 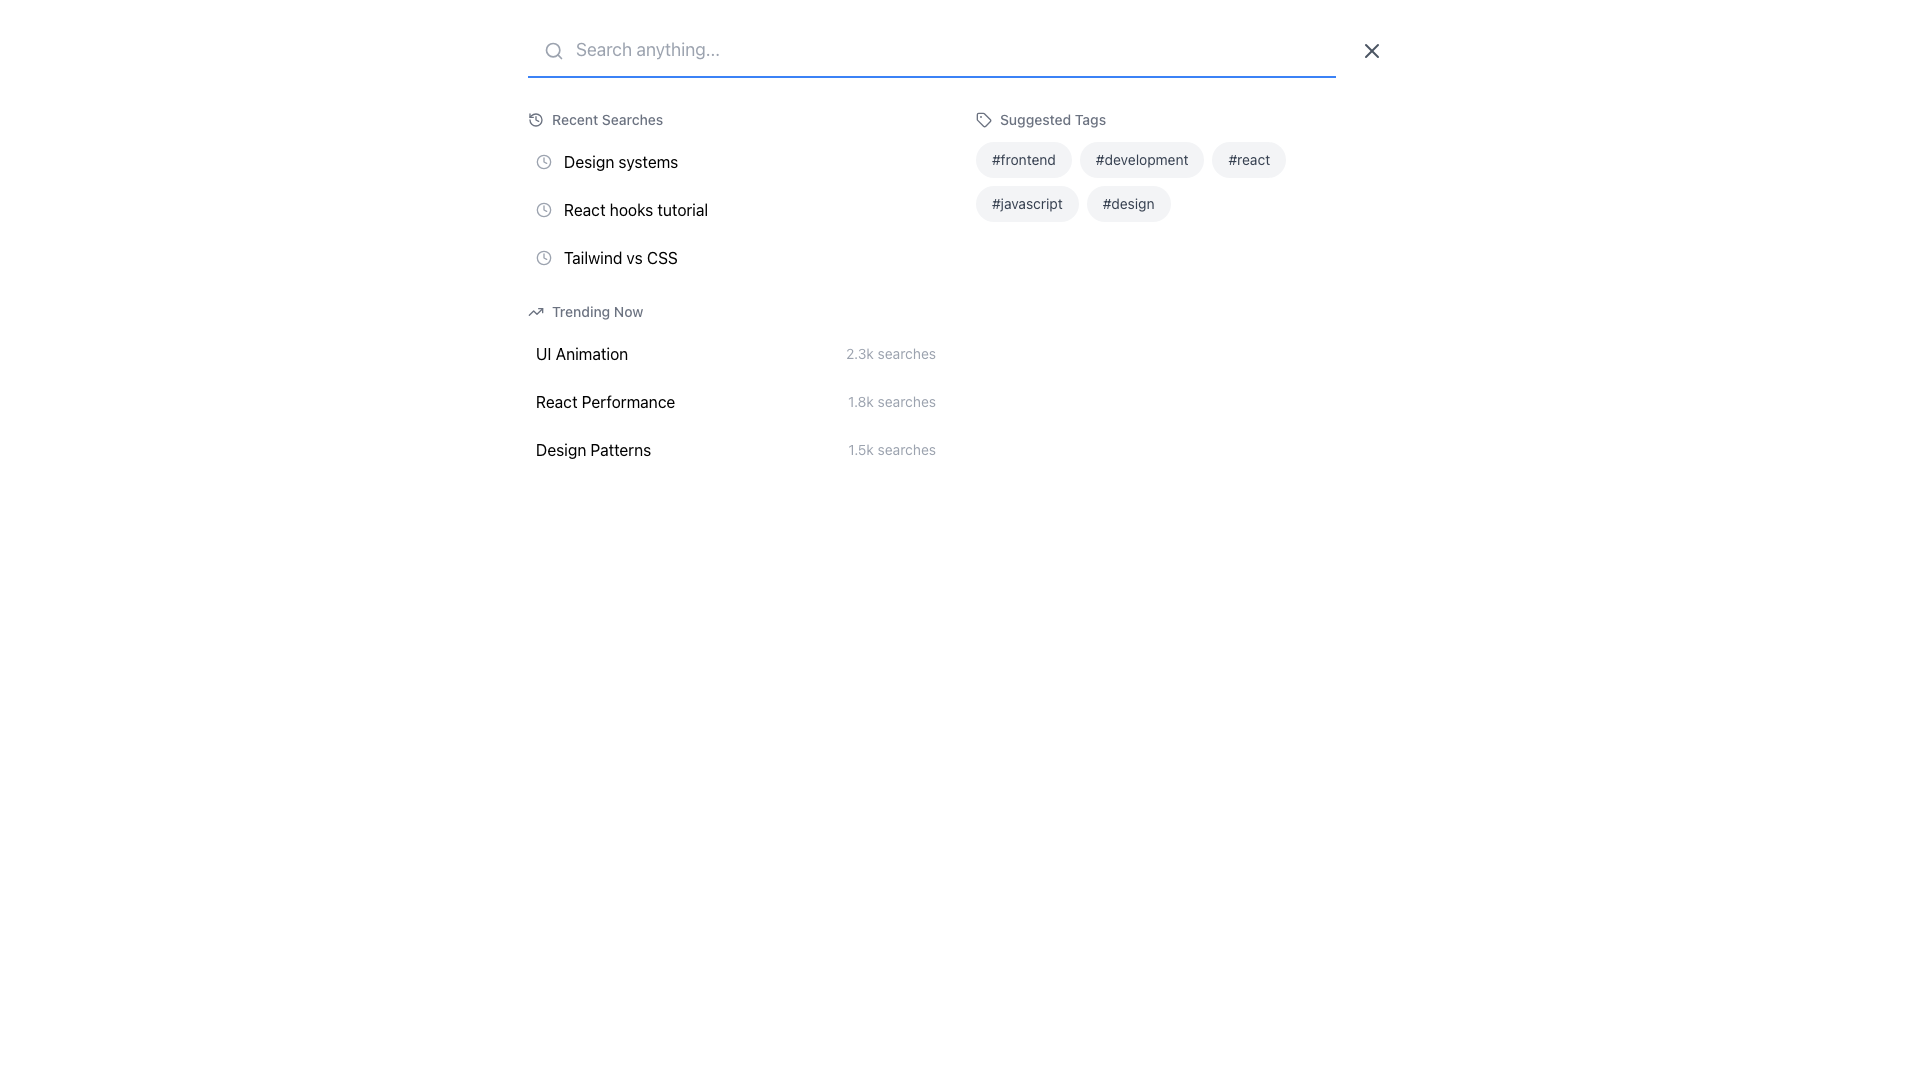 I want to click on the interactive list item labeled 'React hooks tutorial' located in the 'Recent Searches' section, so click(x=734, y=209).